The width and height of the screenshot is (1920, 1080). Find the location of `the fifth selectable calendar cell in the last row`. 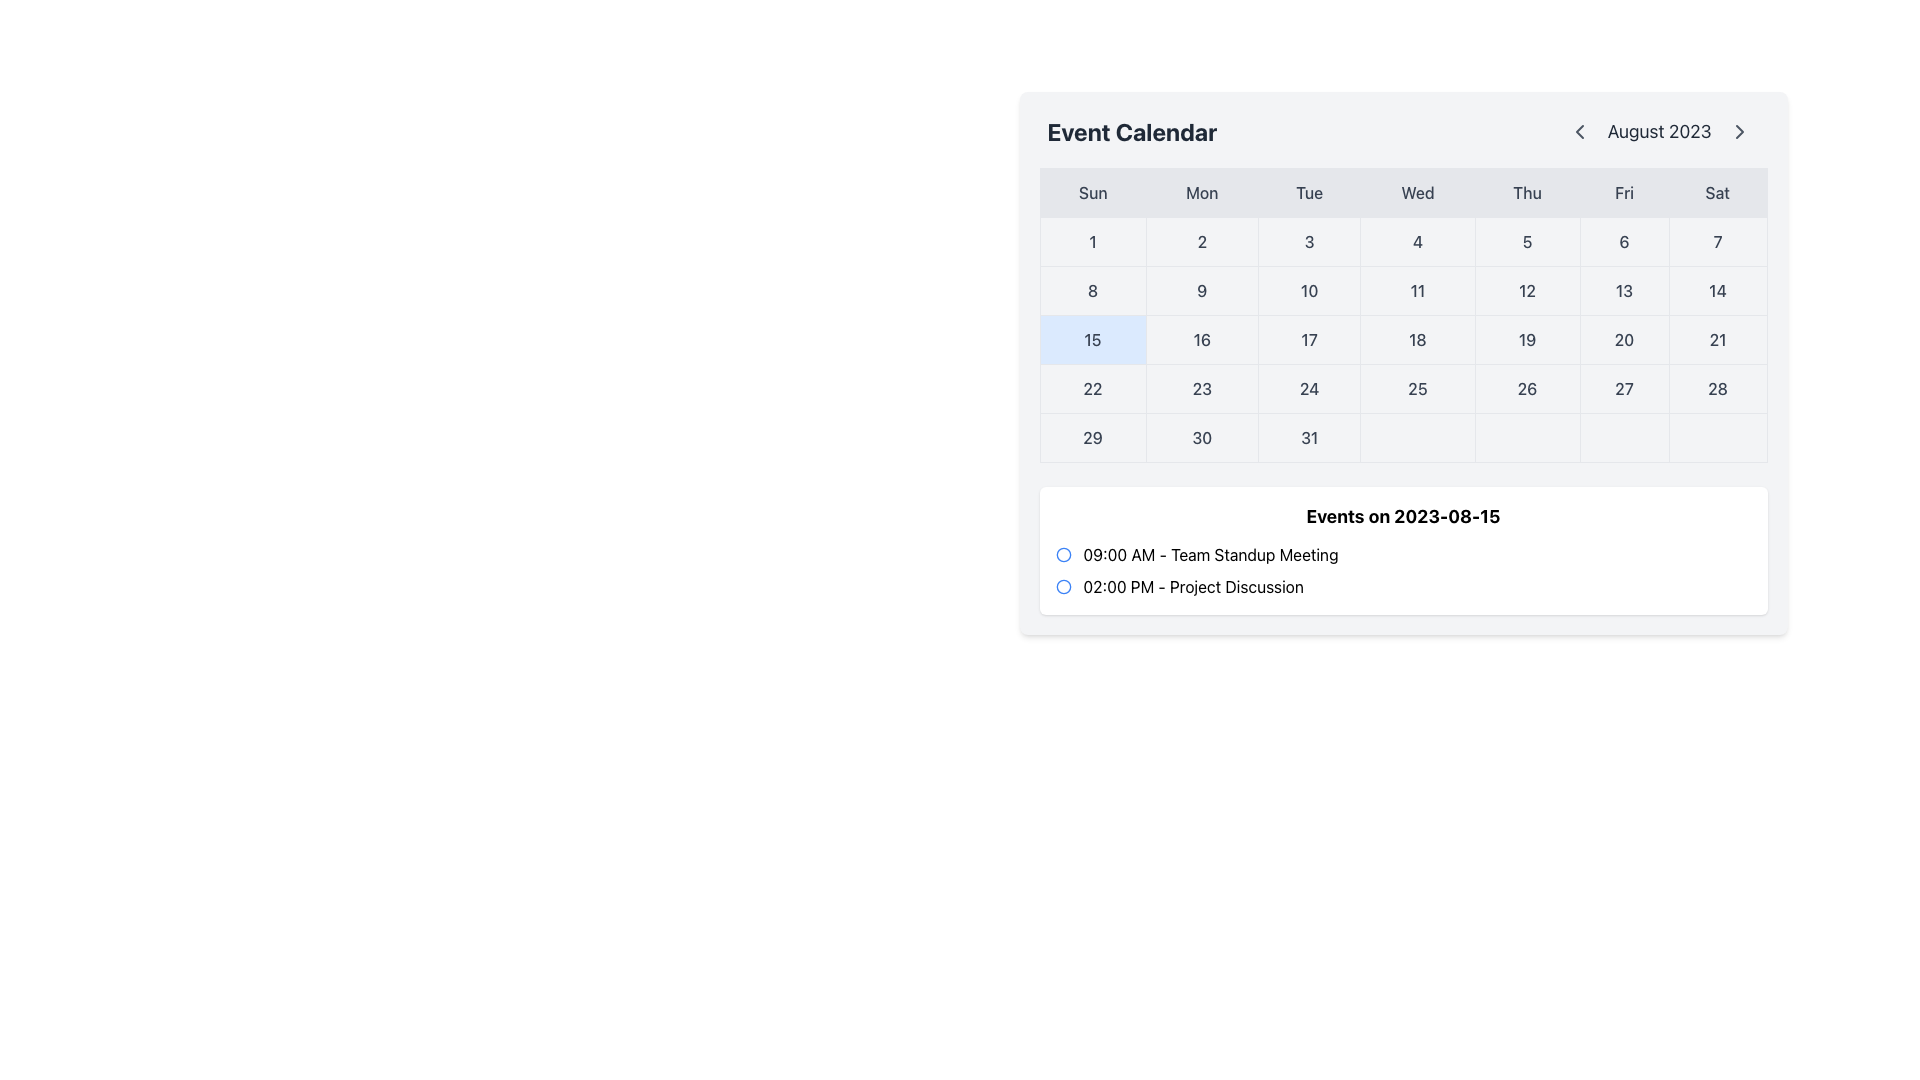

the fifth selectable calendar cell in the last row is located at coordinates (1526, 437).